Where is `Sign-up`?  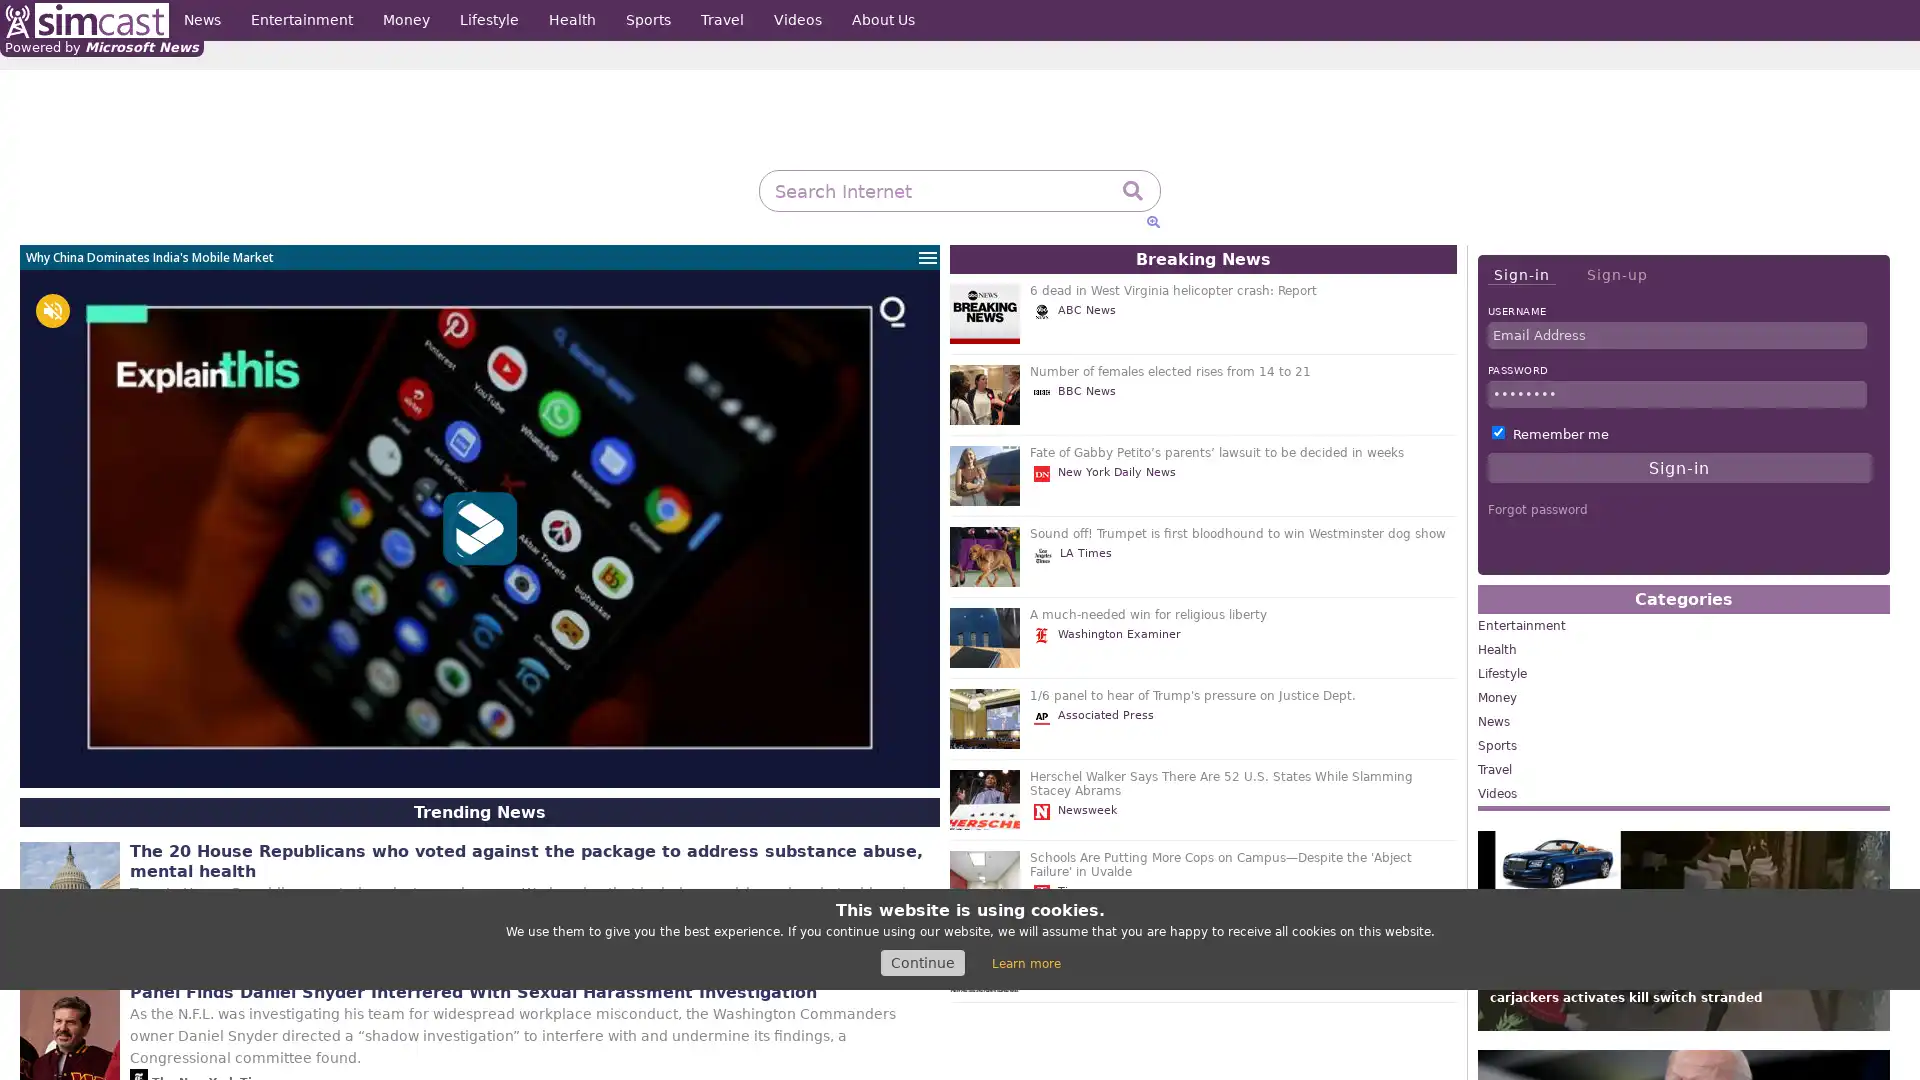
Sign-up is located at coordinates (1616, 274).